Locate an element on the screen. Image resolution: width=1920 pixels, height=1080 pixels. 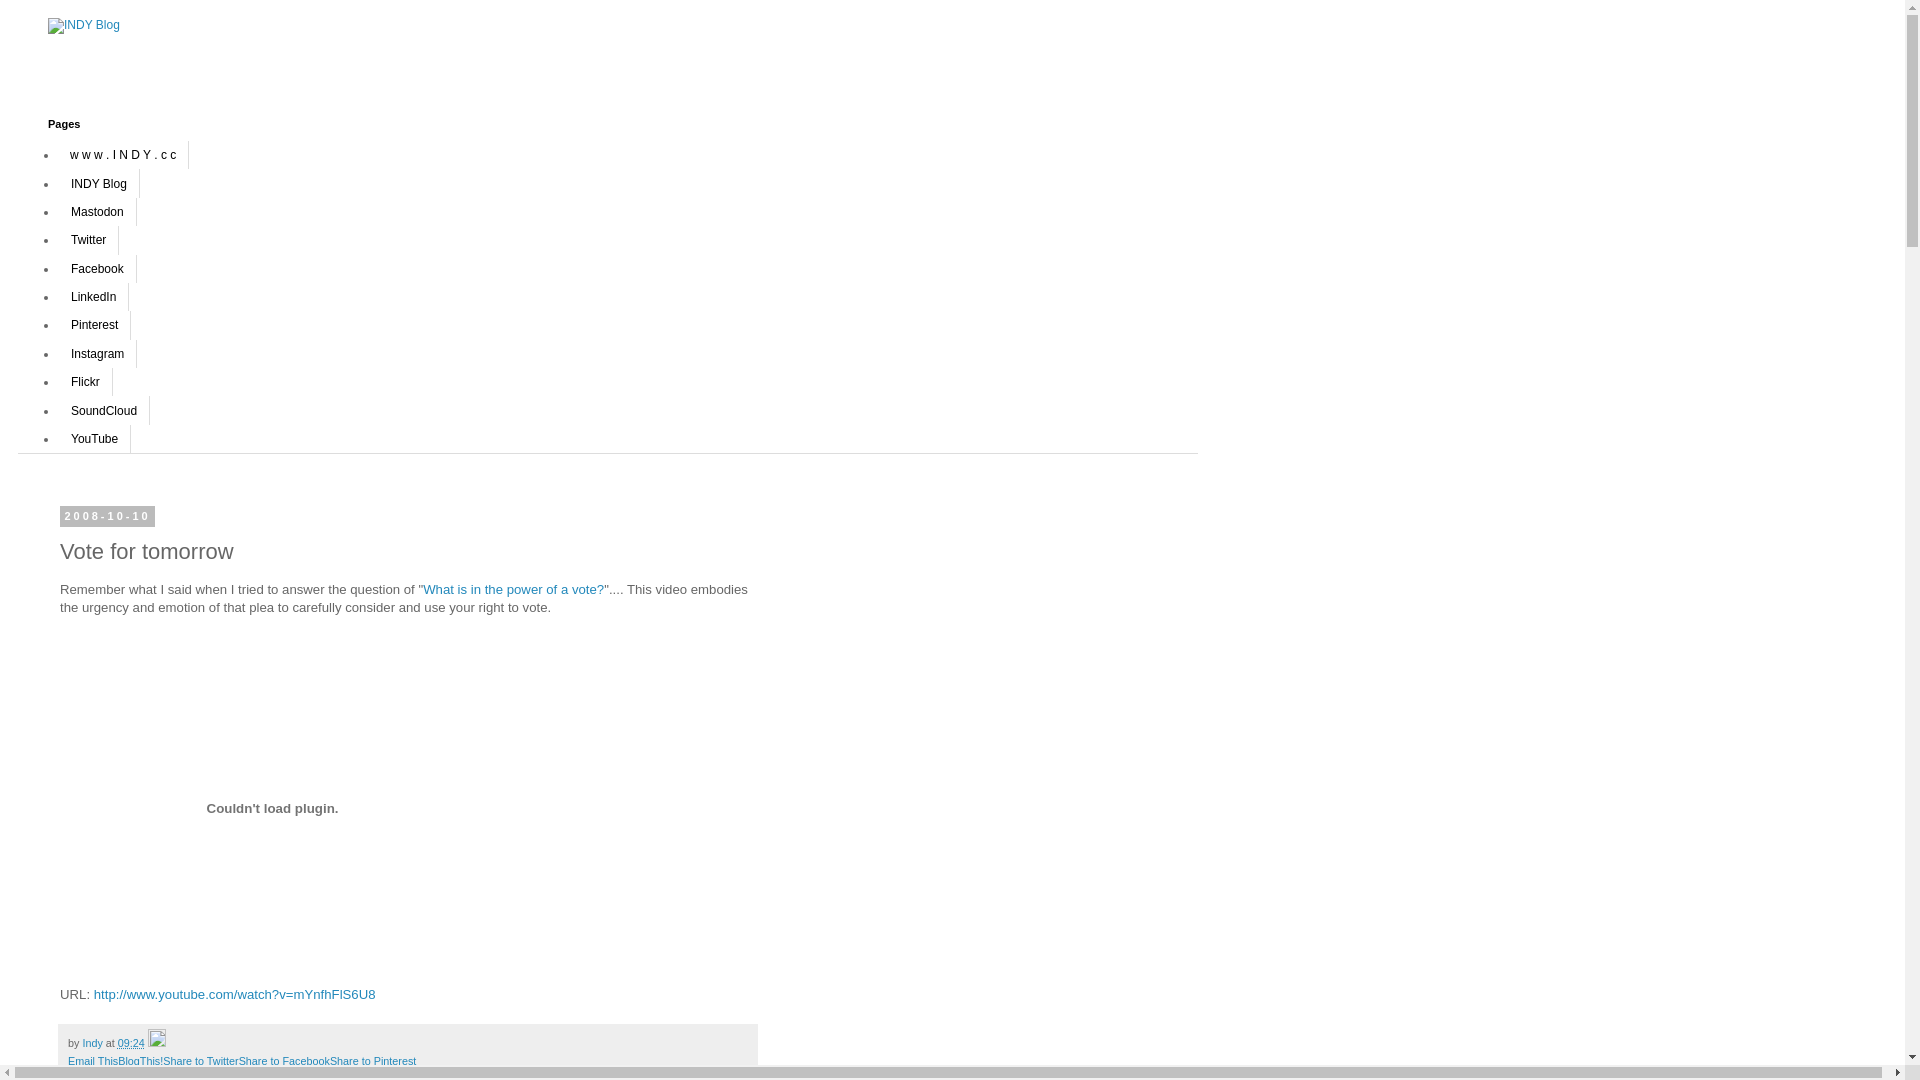
'LinkedIn' is located at coordinates (92, 297).